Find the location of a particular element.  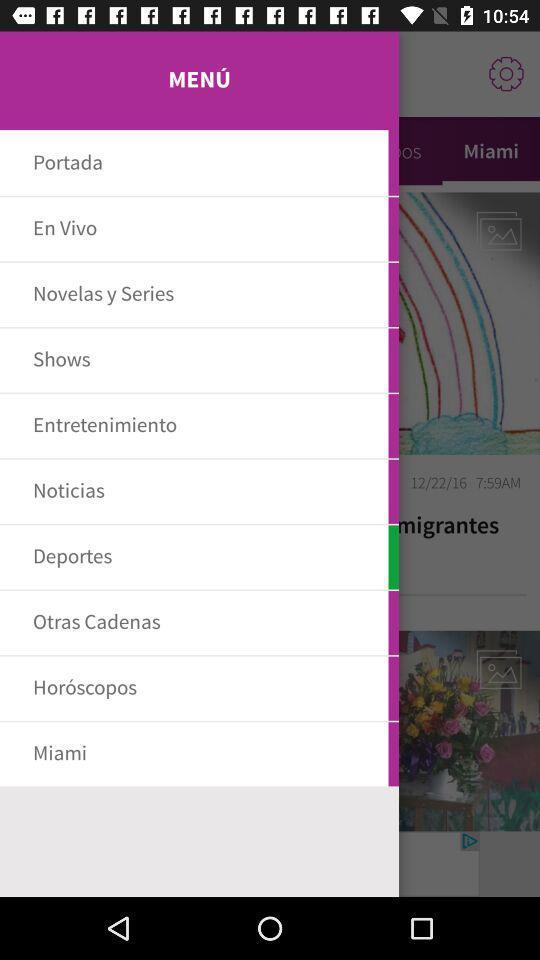

miami is located at coordinates (490, 150).